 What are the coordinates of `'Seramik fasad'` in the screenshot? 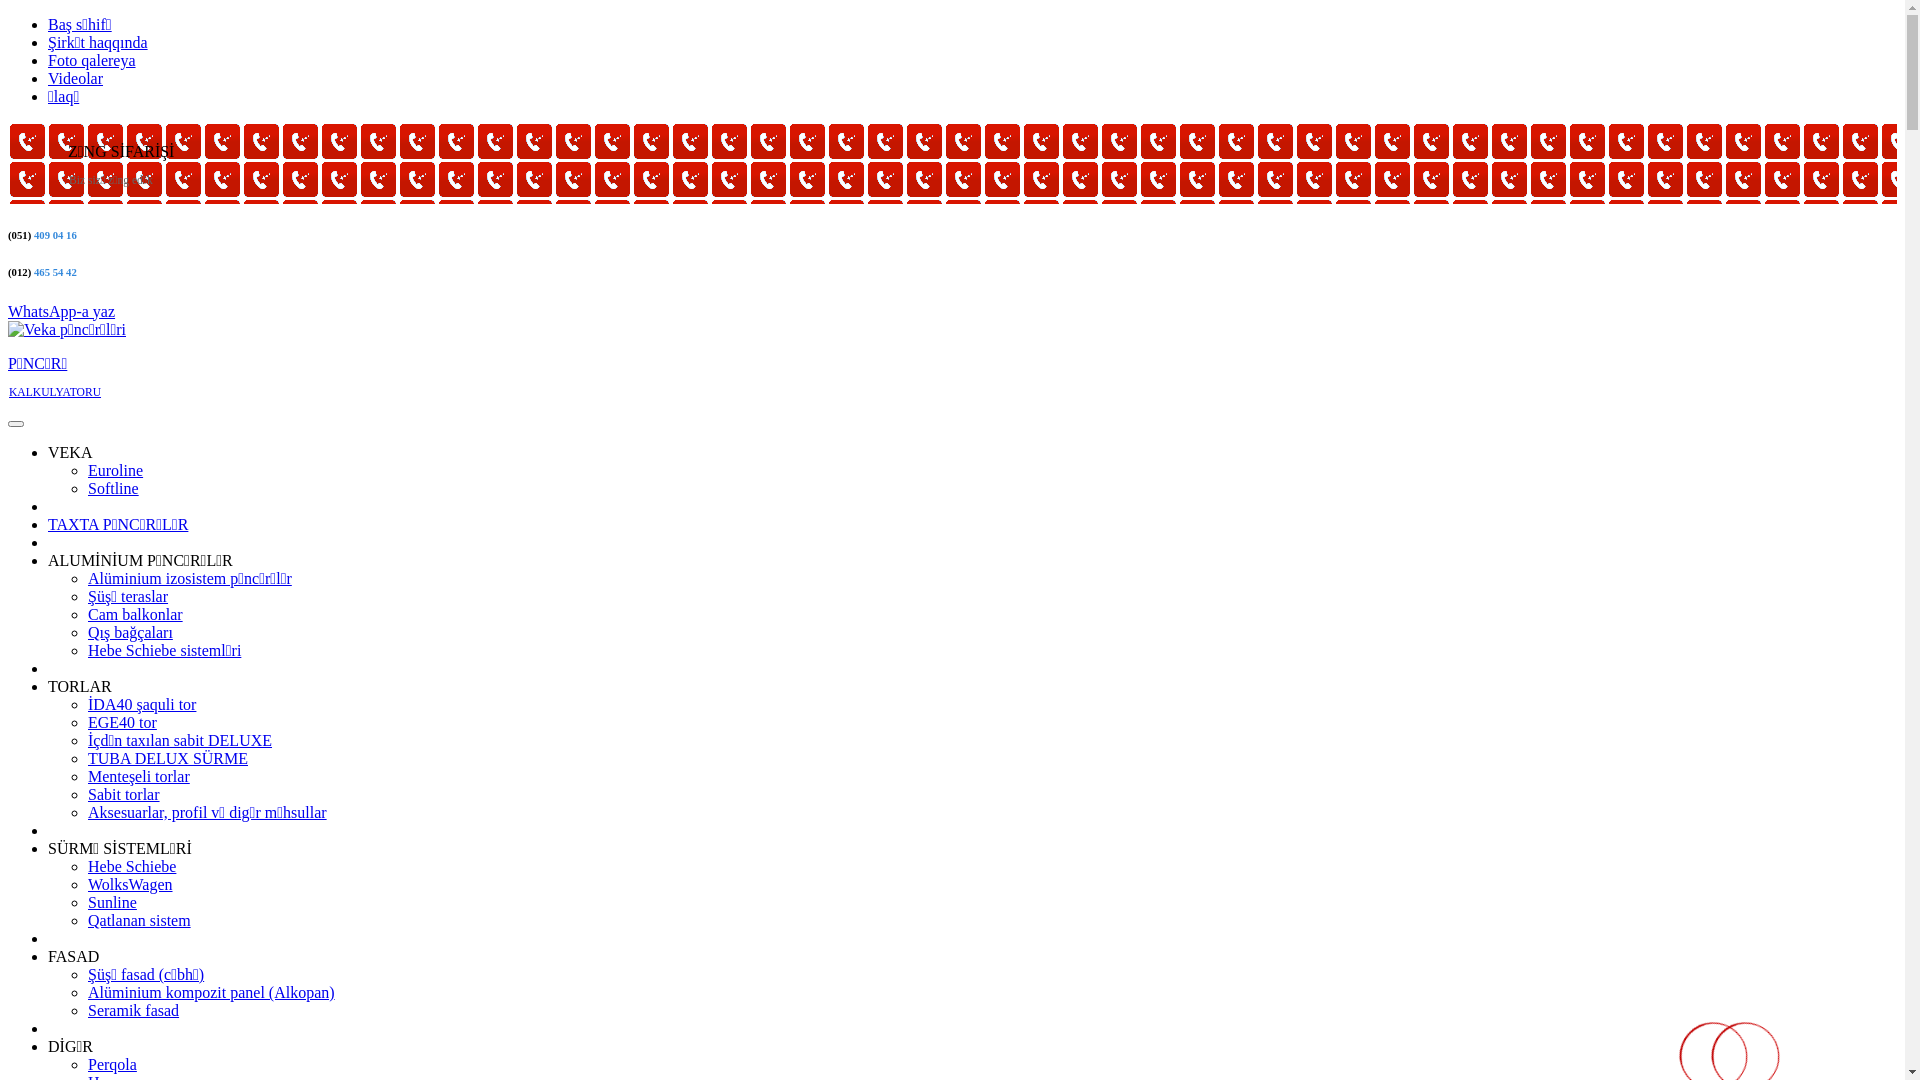 It's located at (132, 1010).